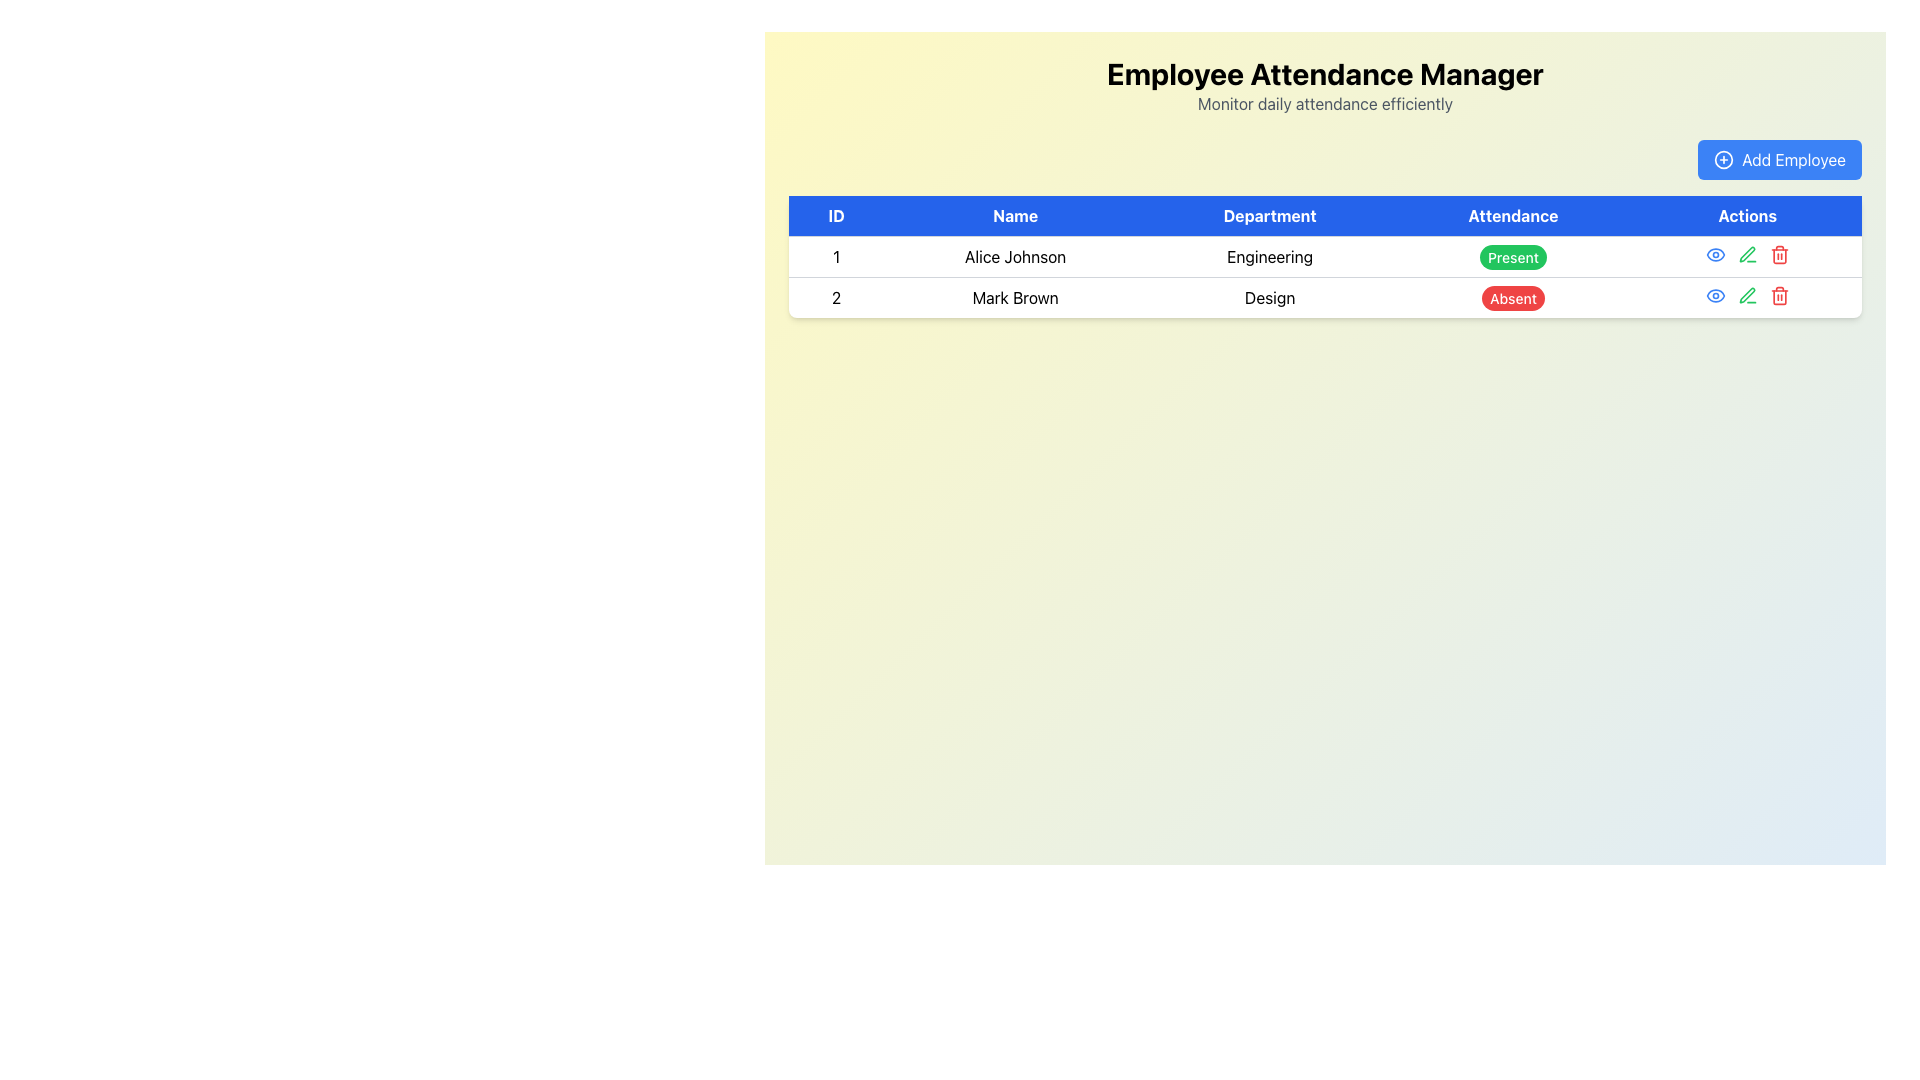  Describe the element at coordinates (1714, 253) in the screenshot. I see `the eye icon vector graphic in the 'Actions' column of the second row of the attendance table` at that location.